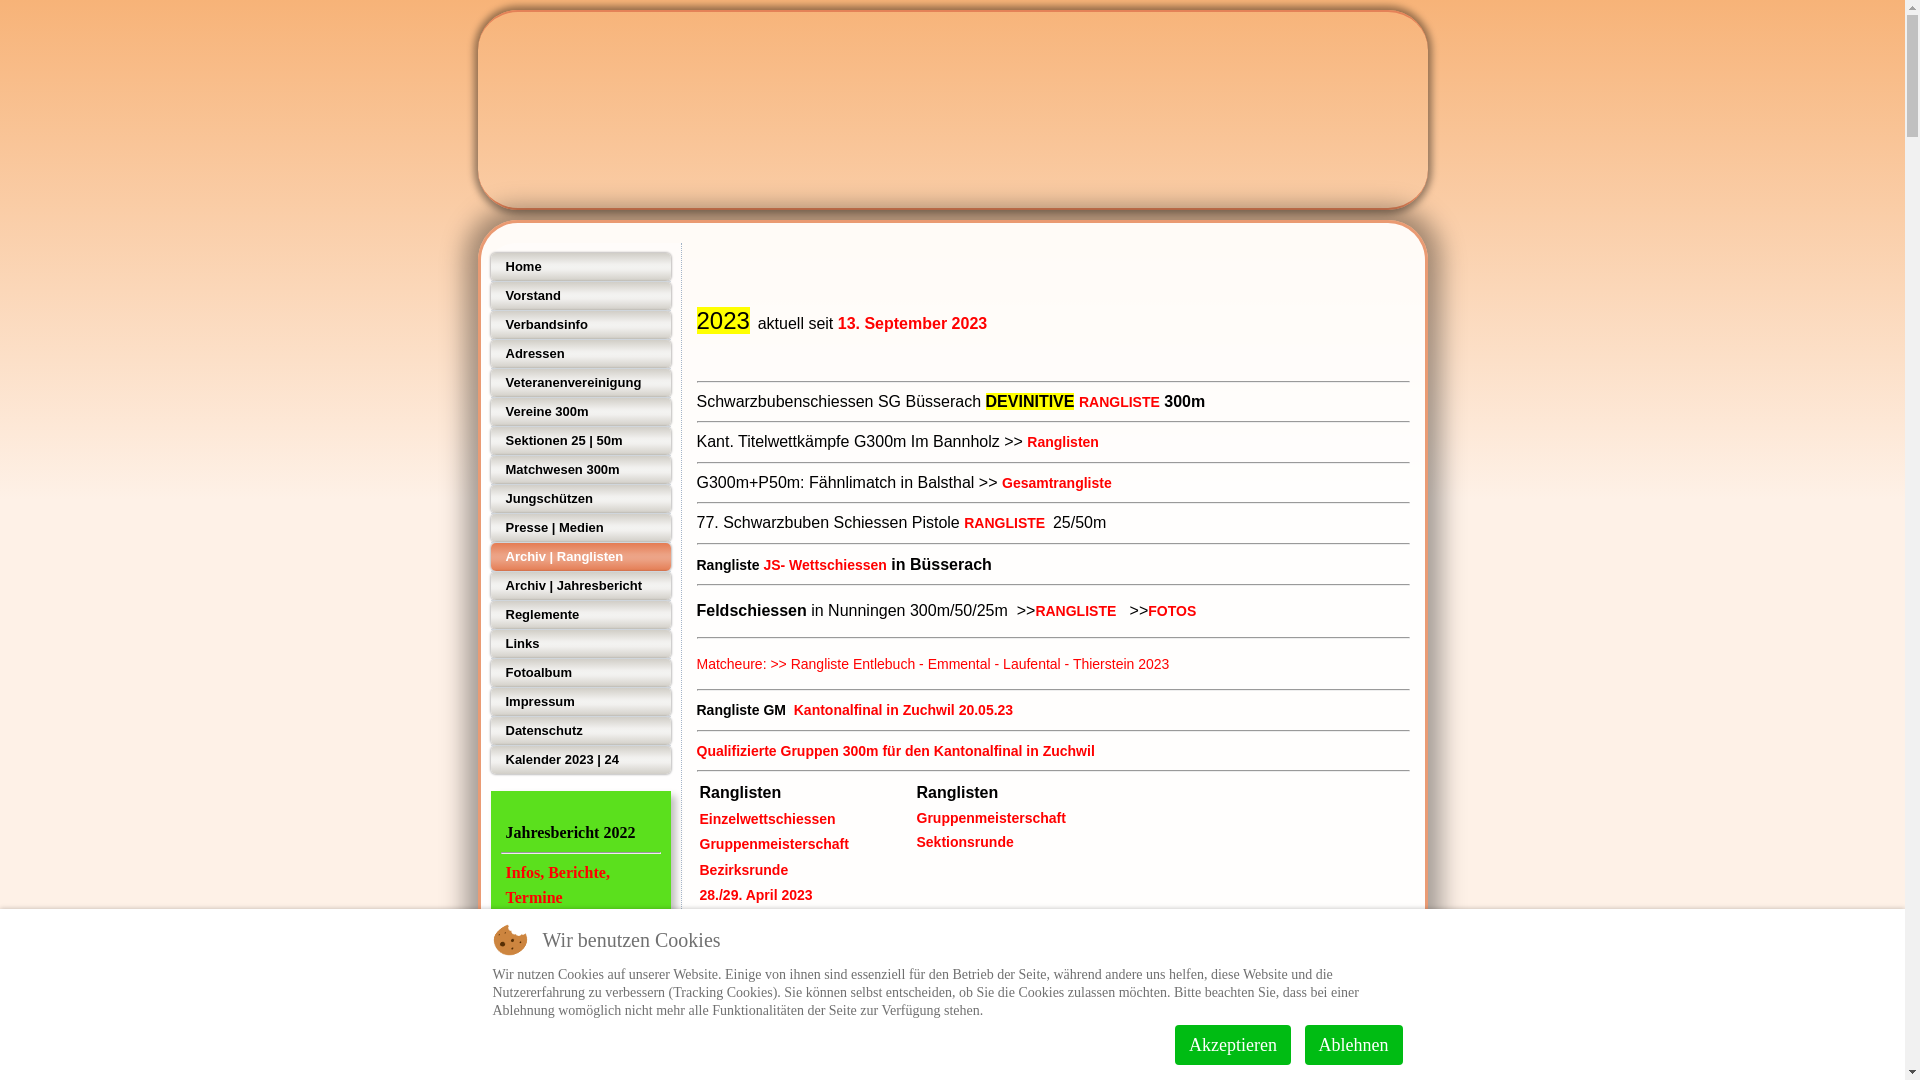 The image size is (1920, 1080). Describe the element at coordinates (834, 944) in the screenshot. I see `'Reglement zur Bezirksmeisterschaft 2023'` at that location.